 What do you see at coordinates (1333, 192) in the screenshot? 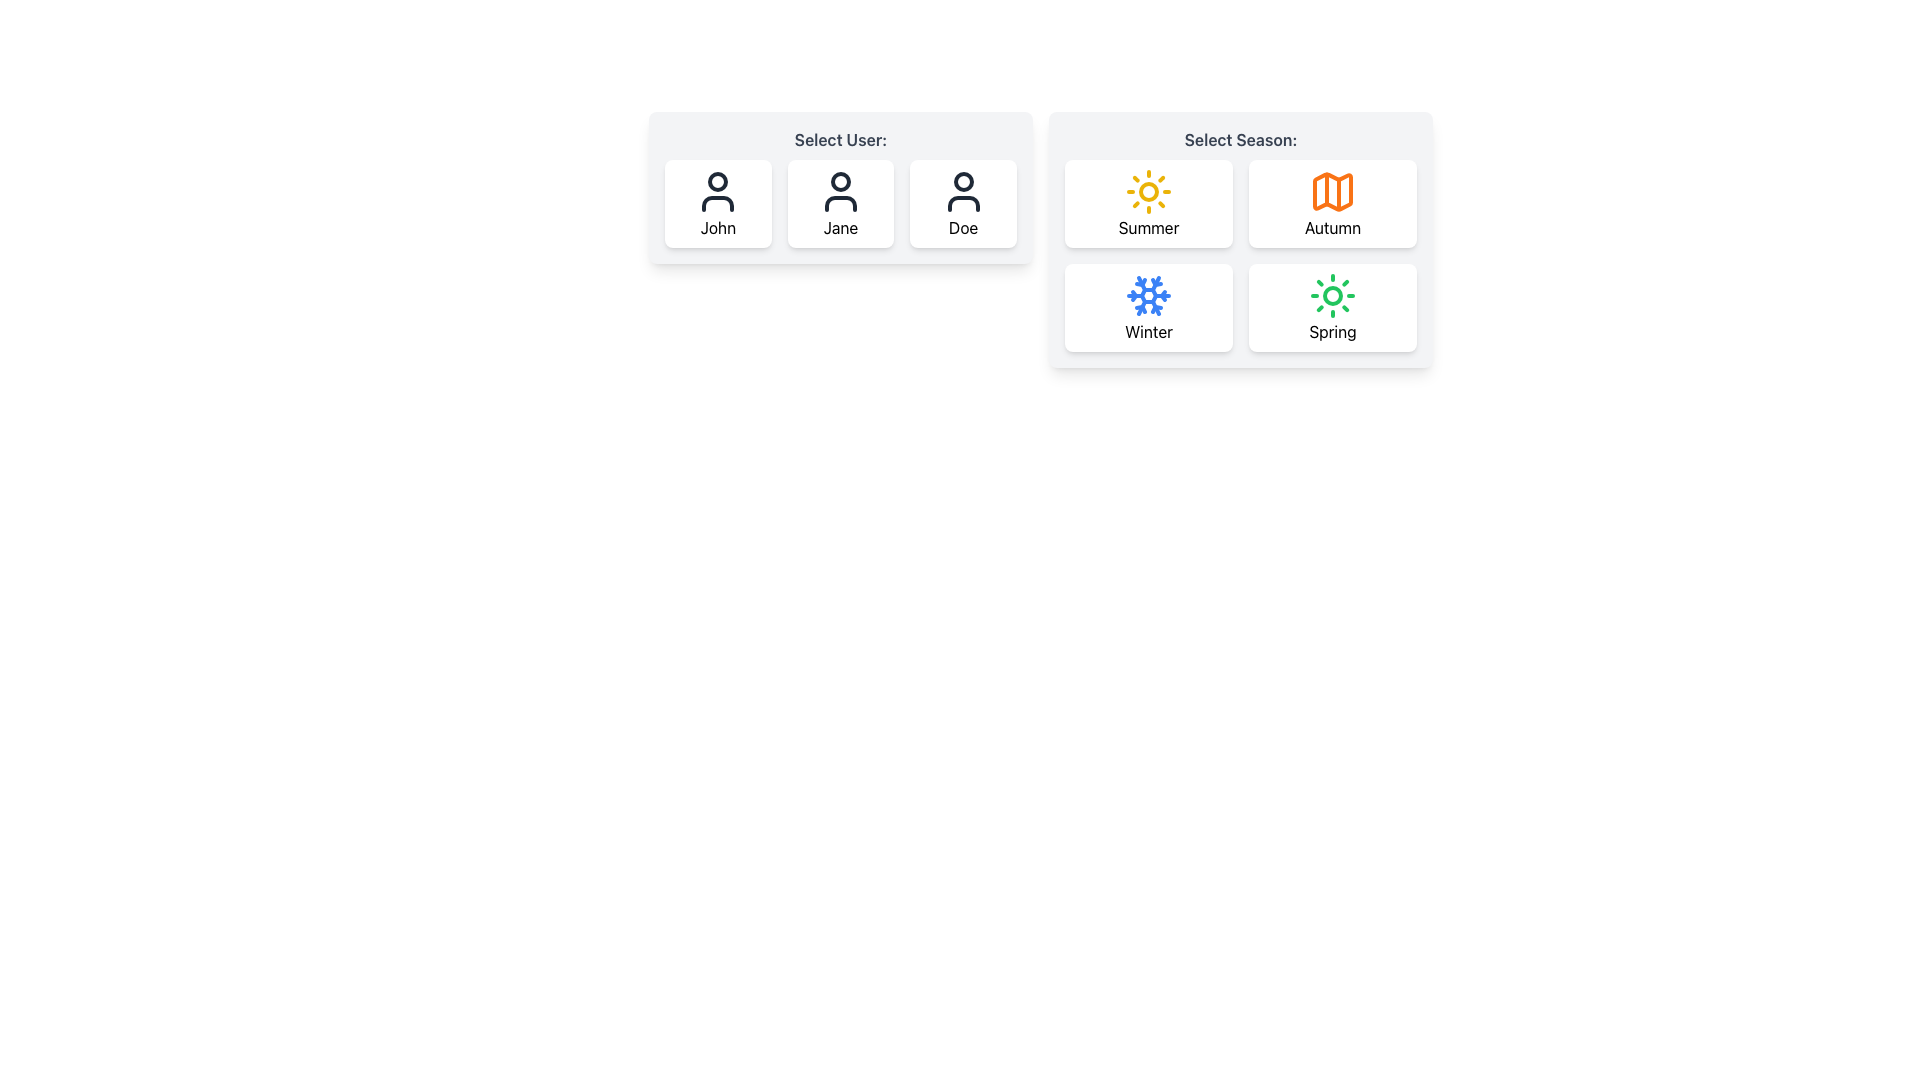
I see `the orange open map icon within the 'Autumn' button in the 'Select Season' grid` at bounding box center [1333, 192].